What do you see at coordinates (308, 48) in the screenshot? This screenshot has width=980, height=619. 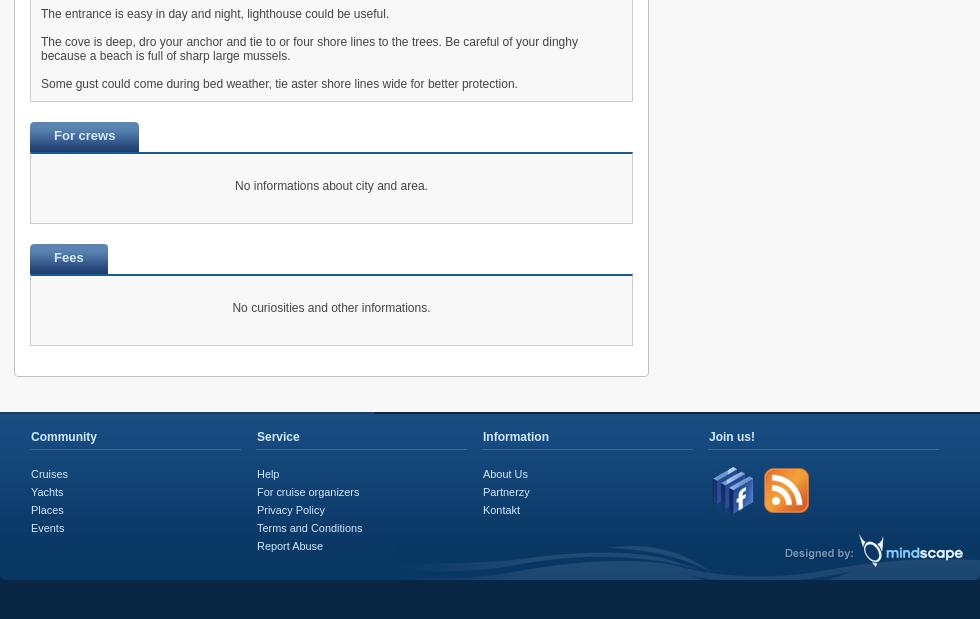 I see `'The cove is deep, dro your anchor and tie to or four shore lines to the trees. Be careful of your dinghy because a beach is full of sharp large mussels.'` at bounding box center [308, 48].